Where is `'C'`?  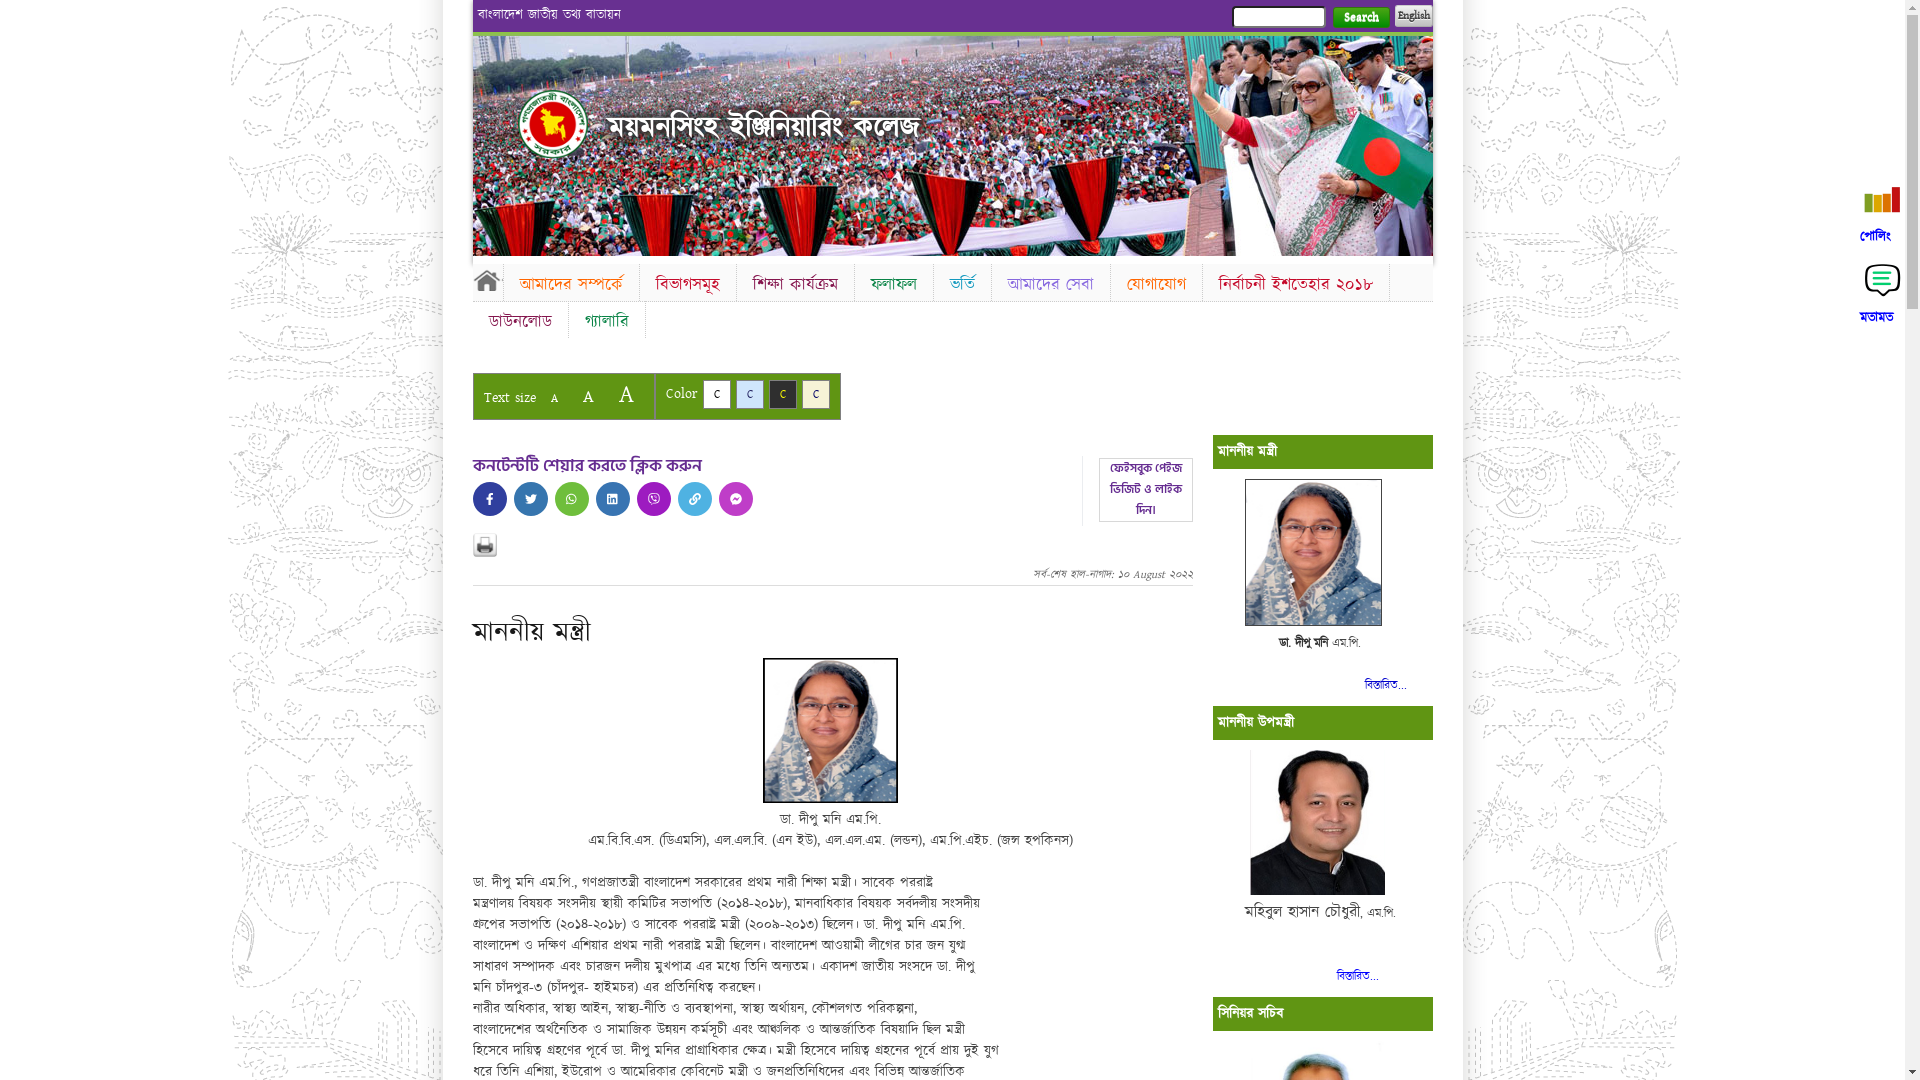 'C' is located at coordinates (781, 394).